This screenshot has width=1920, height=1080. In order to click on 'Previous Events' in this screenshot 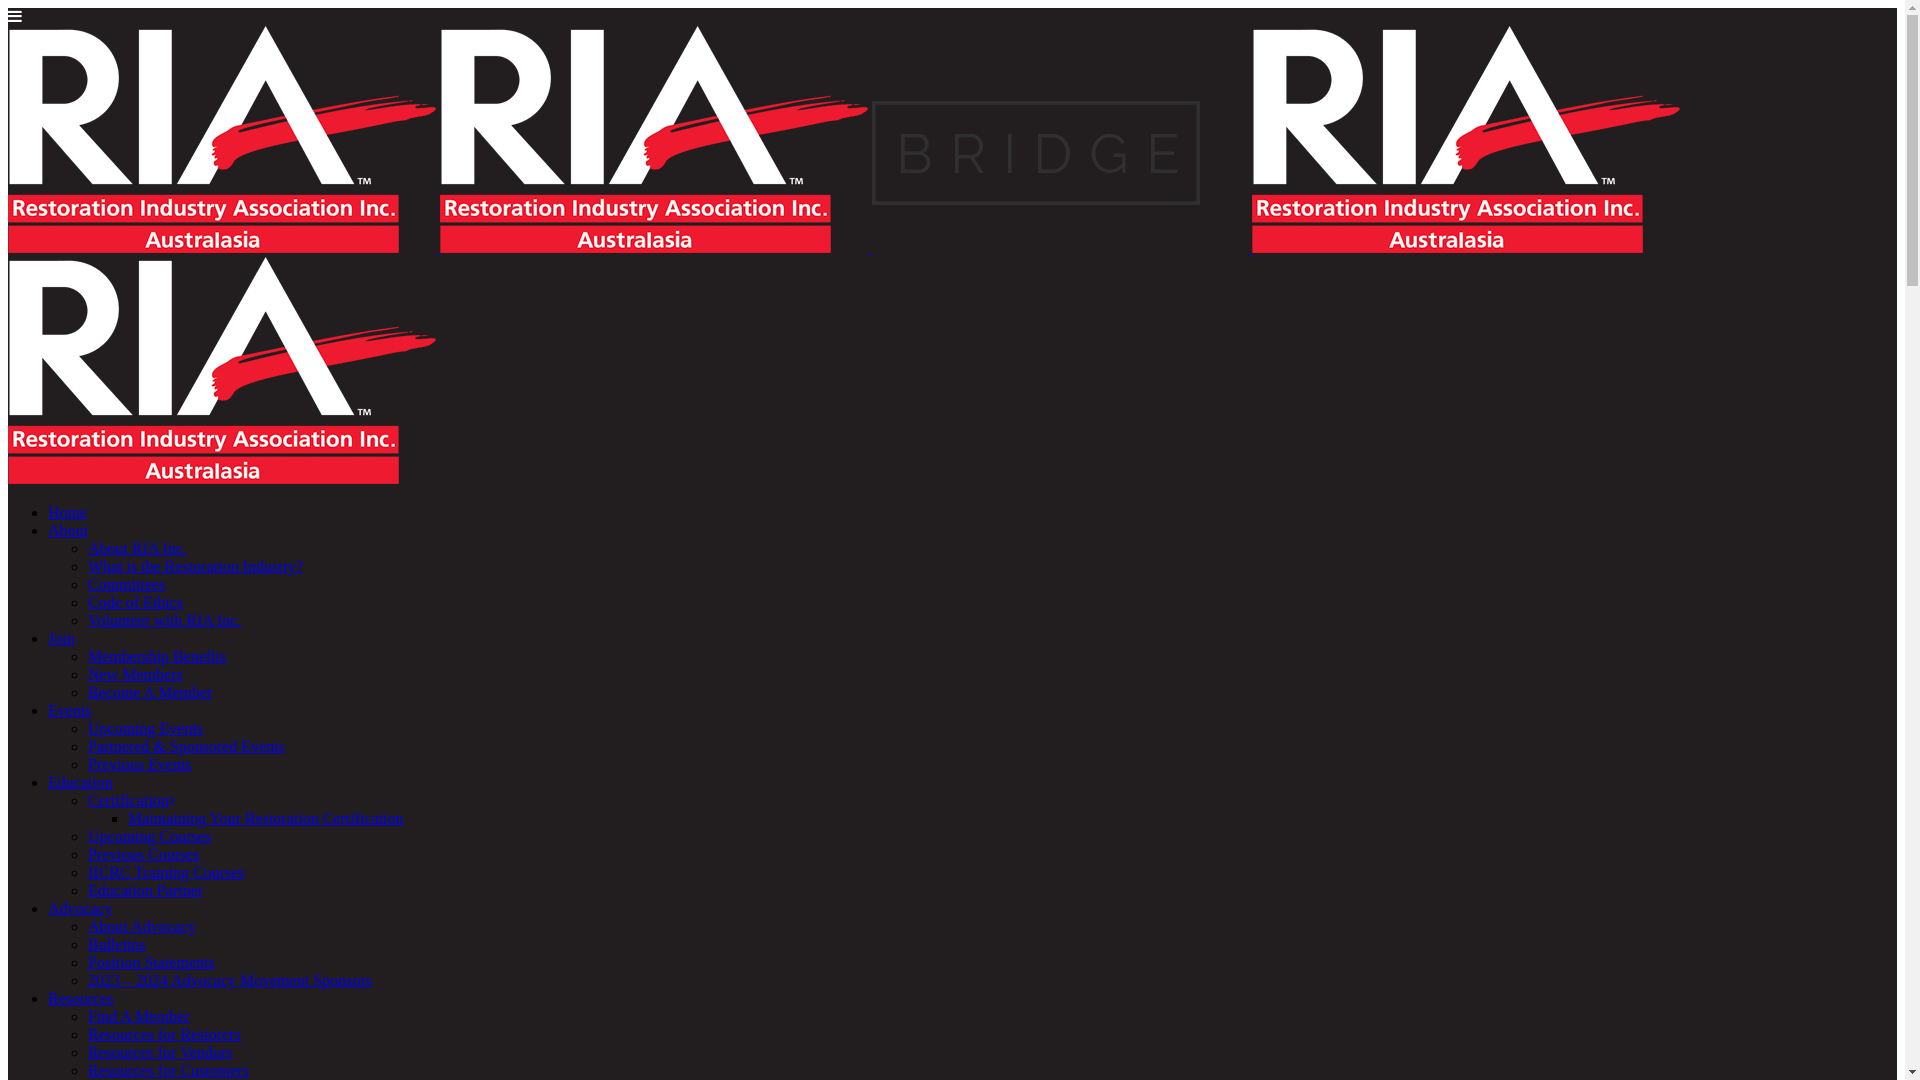, I will do `click(138, 764)`.